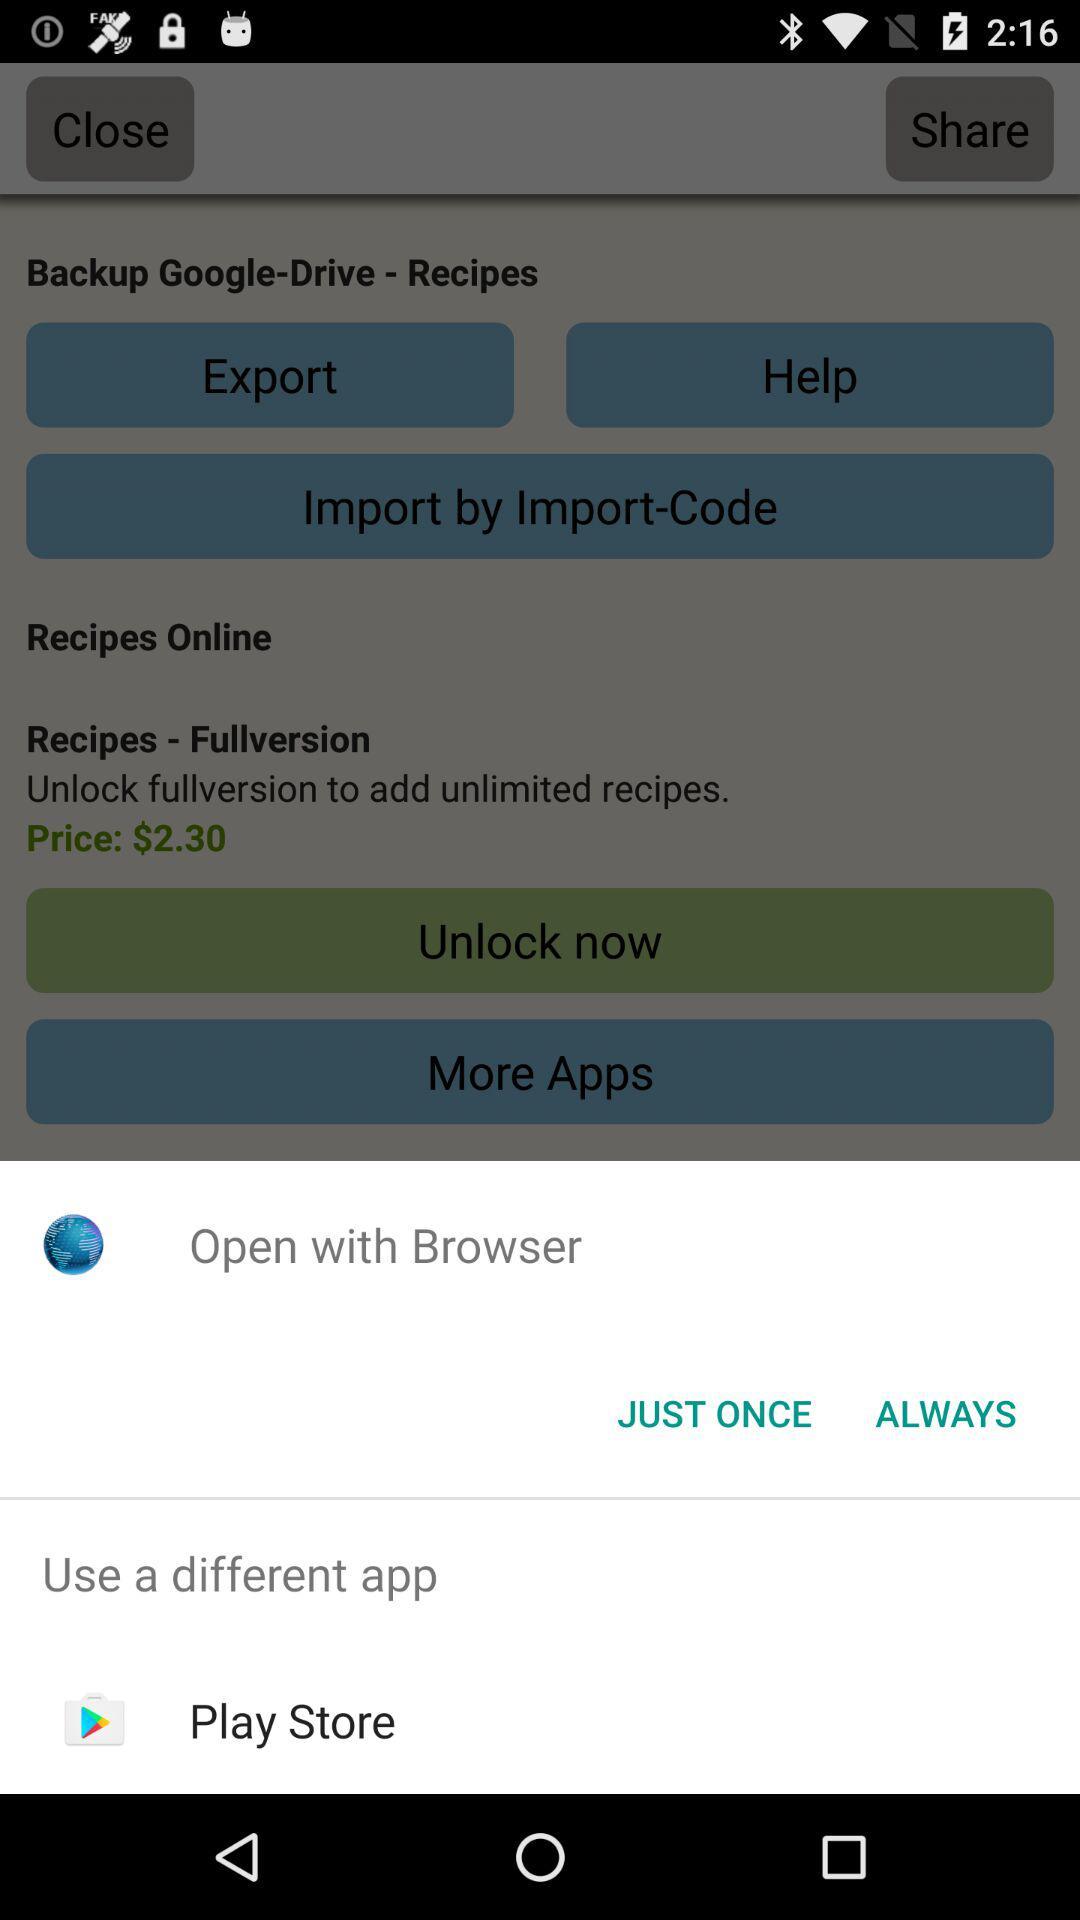 Image resolution: width=1080 pixels, height=1920 pixels. I want to click on the icon below the open with browser app, so click(945, 1411).